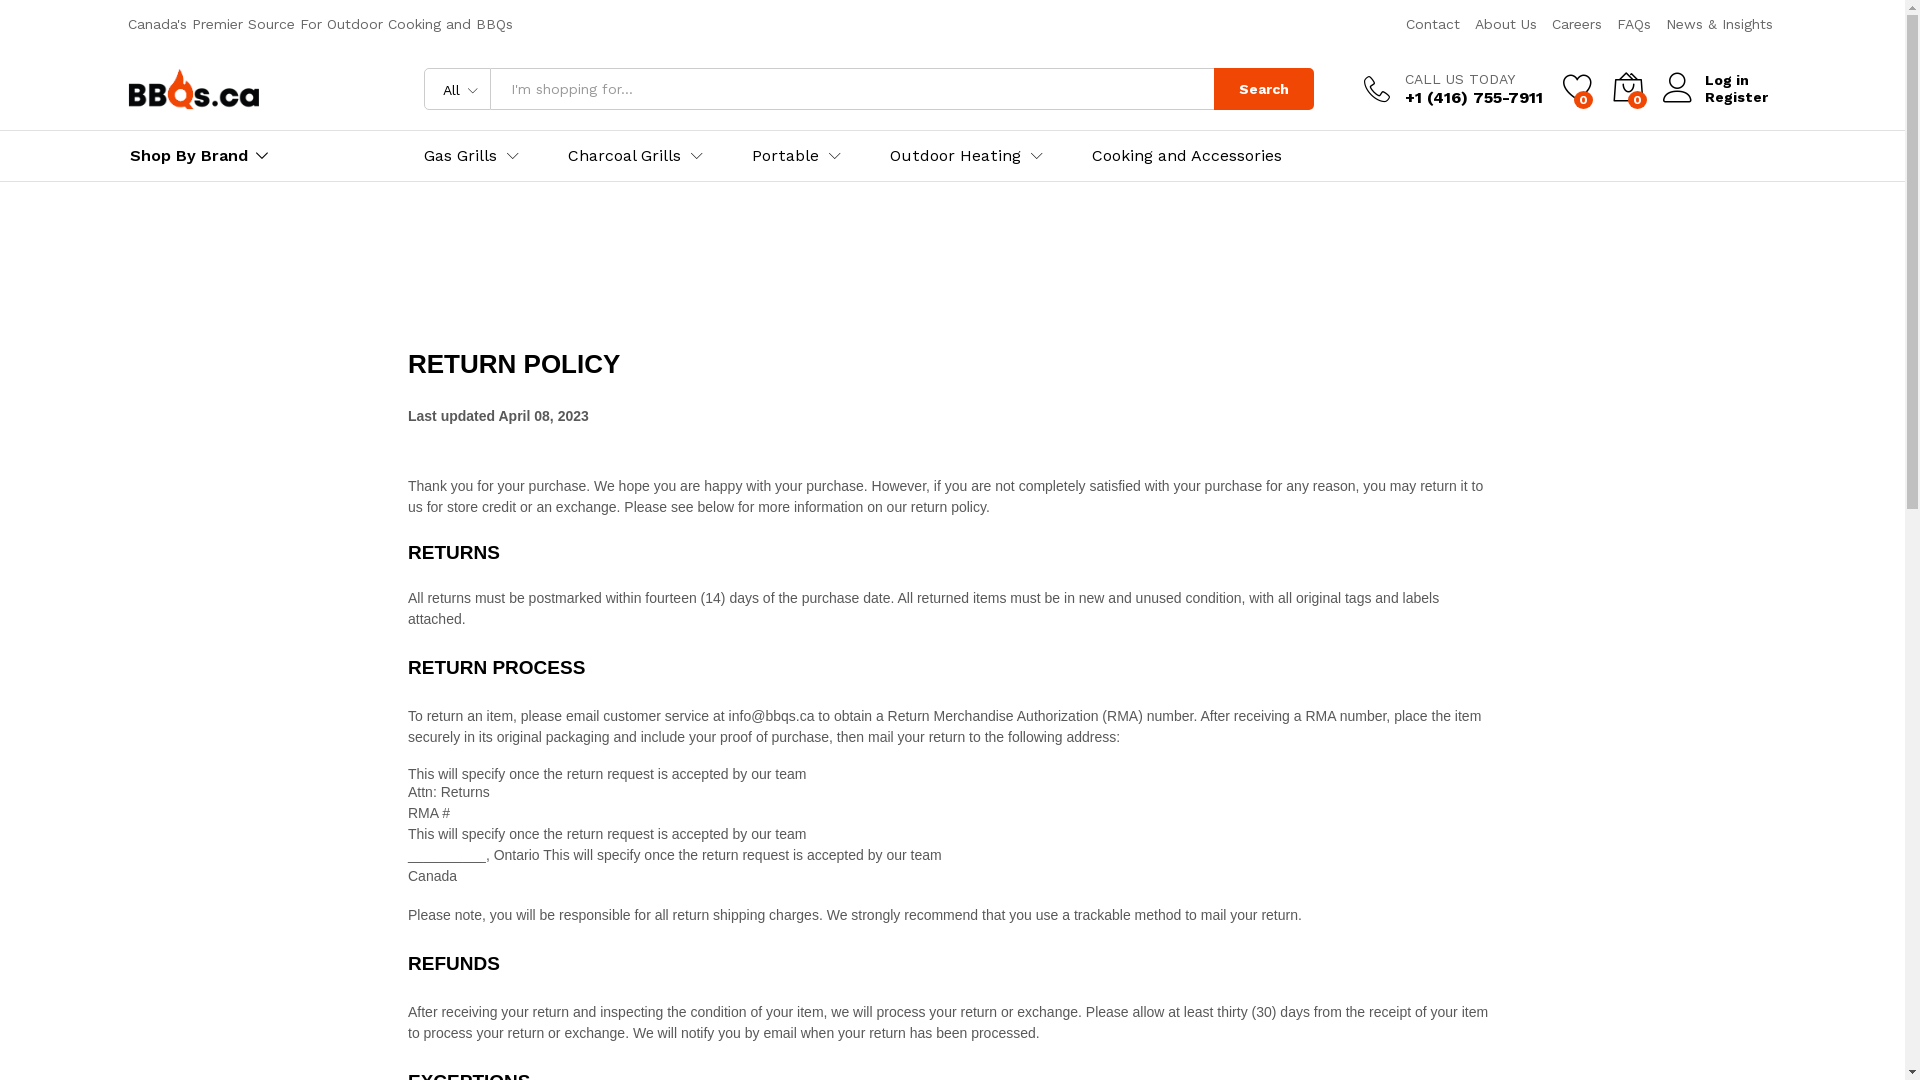  What do you see at coordinates (1576, 87) in the screenshot?
I see `'0'` at bounding box center [1576, 87].